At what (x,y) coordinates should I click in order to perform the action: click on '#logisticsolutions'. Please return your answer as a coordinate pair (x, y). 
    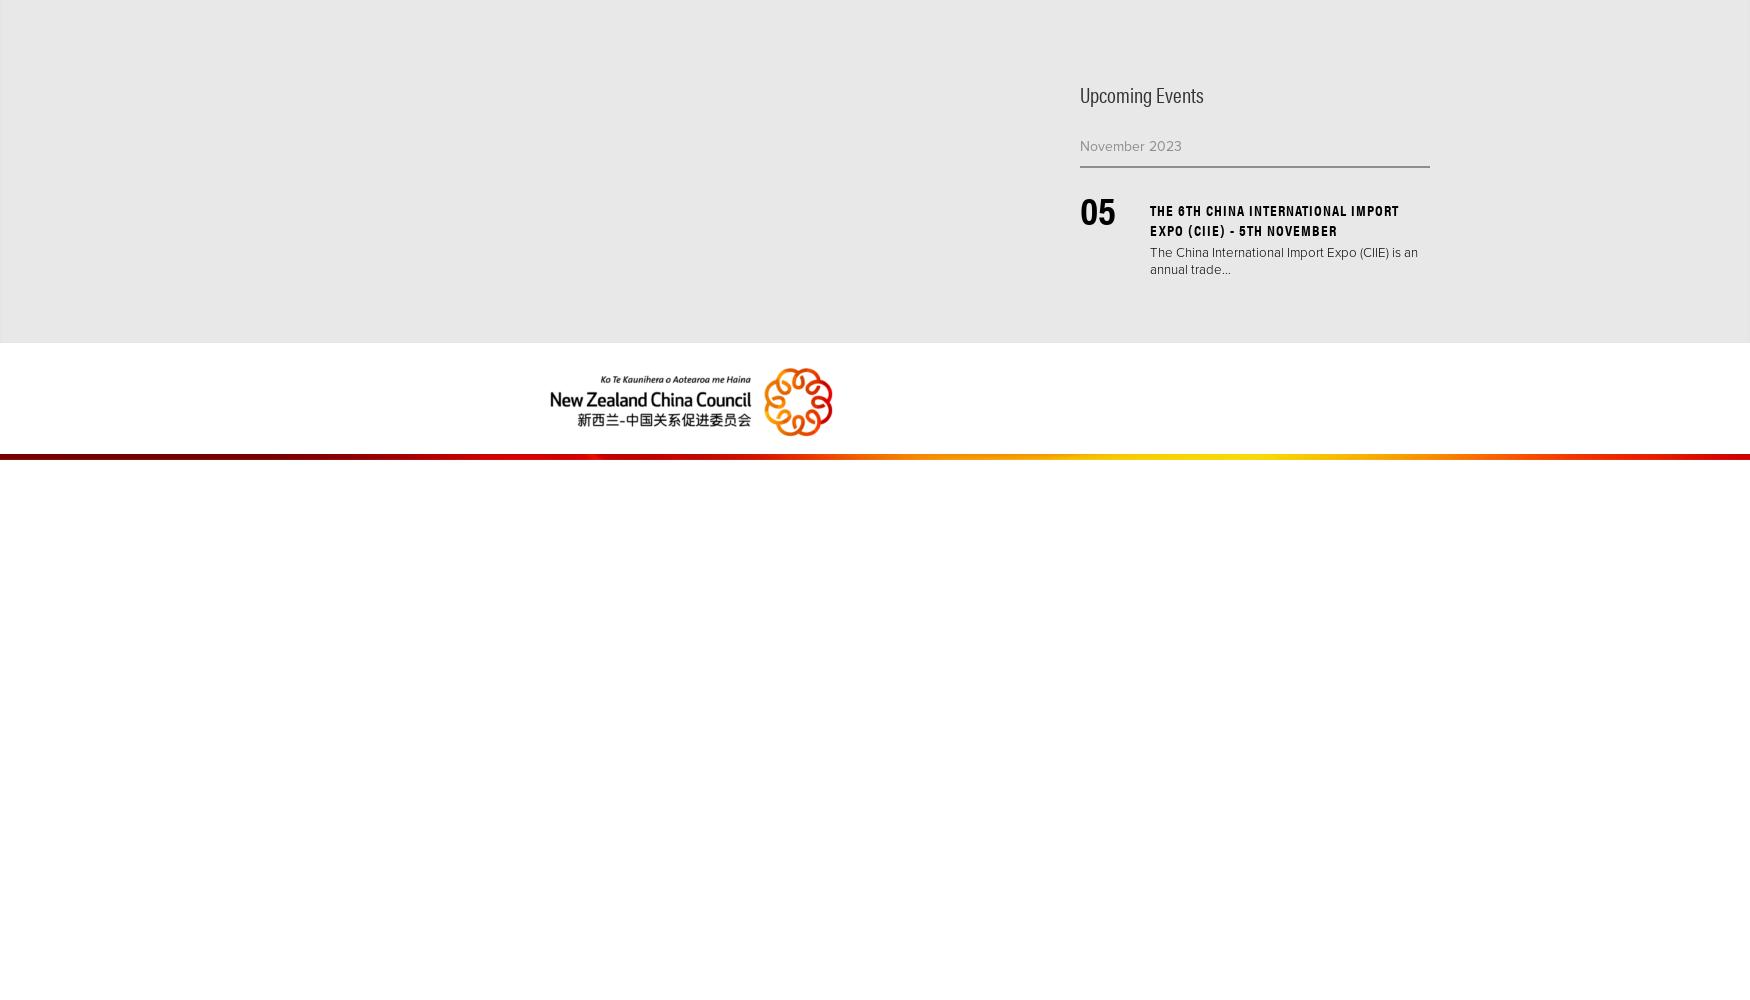
    Looking at the image, I should click on (1147, 74).